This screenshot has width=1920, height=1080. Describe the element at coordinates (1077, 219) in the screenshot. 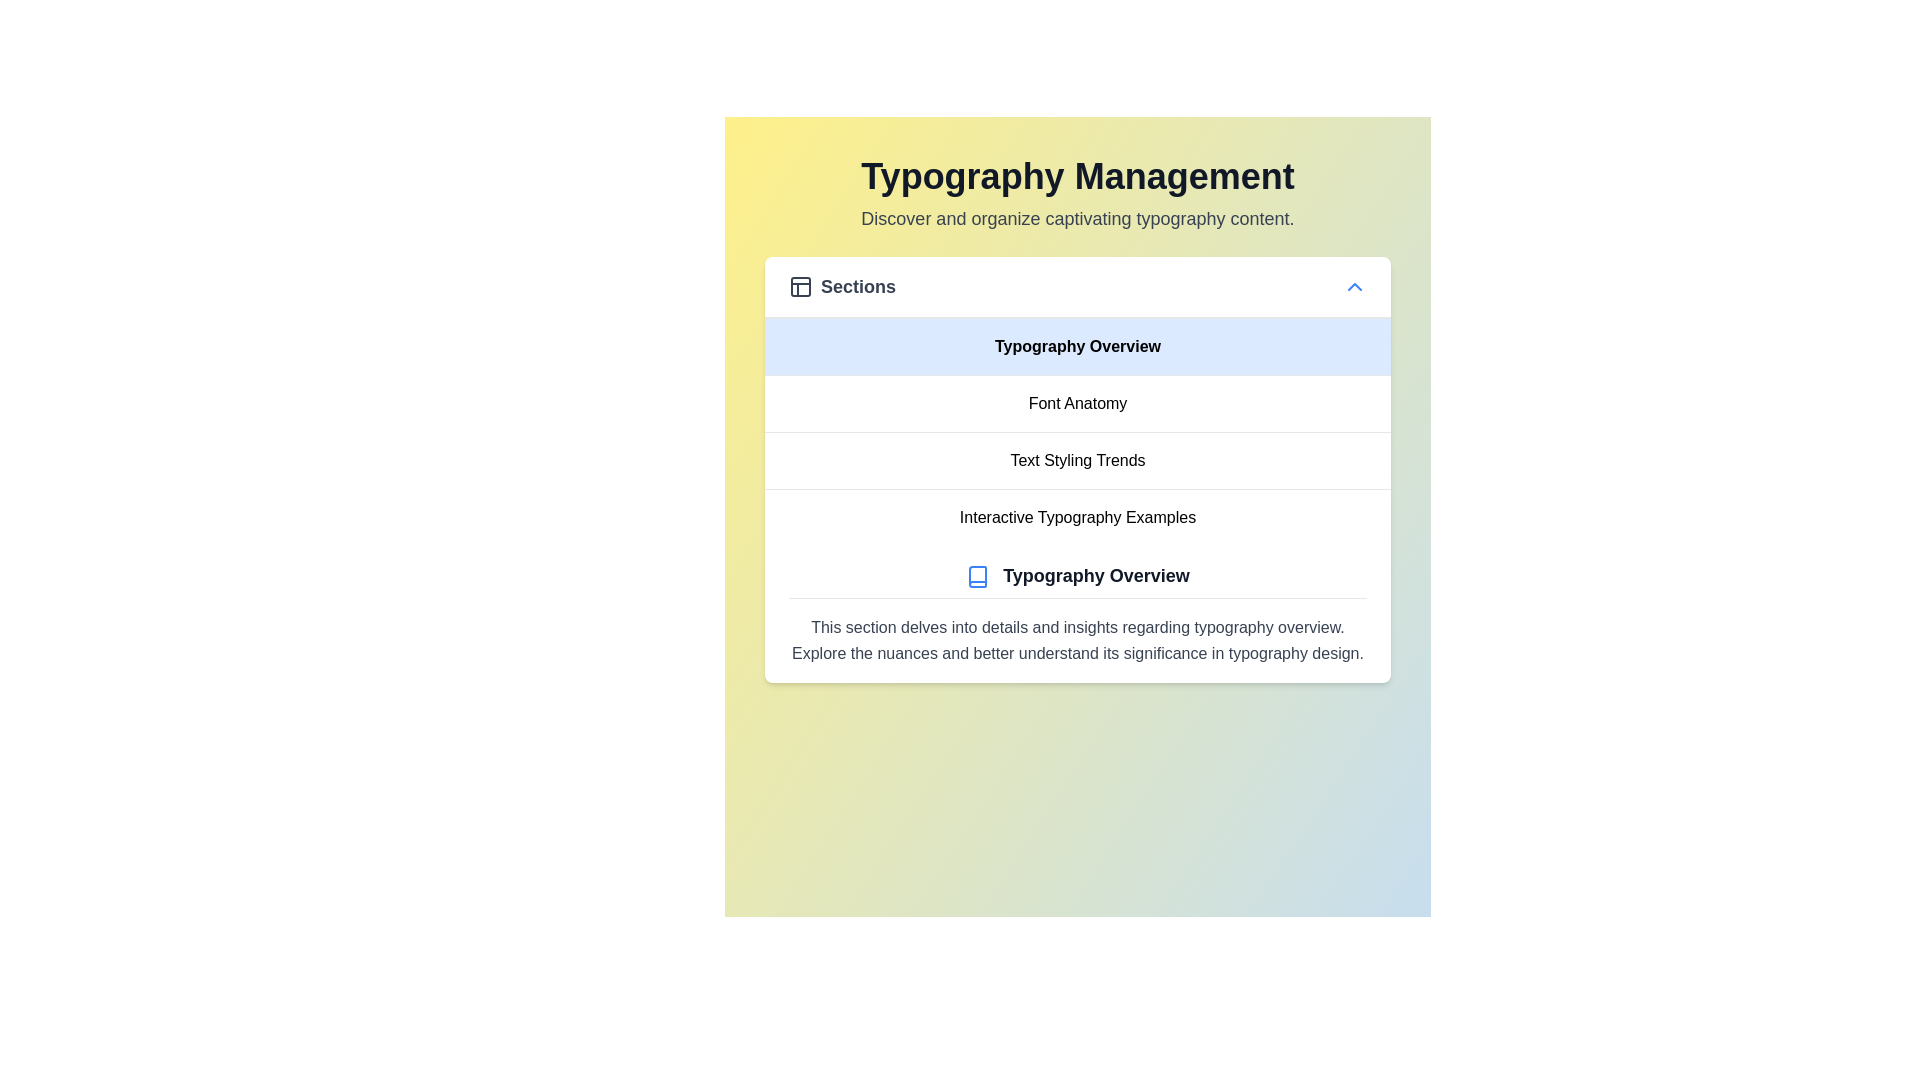

I see `static text element that displays 'Discover and organize captivating typography content.' located beneath the header 'Typography Management'` at that location.